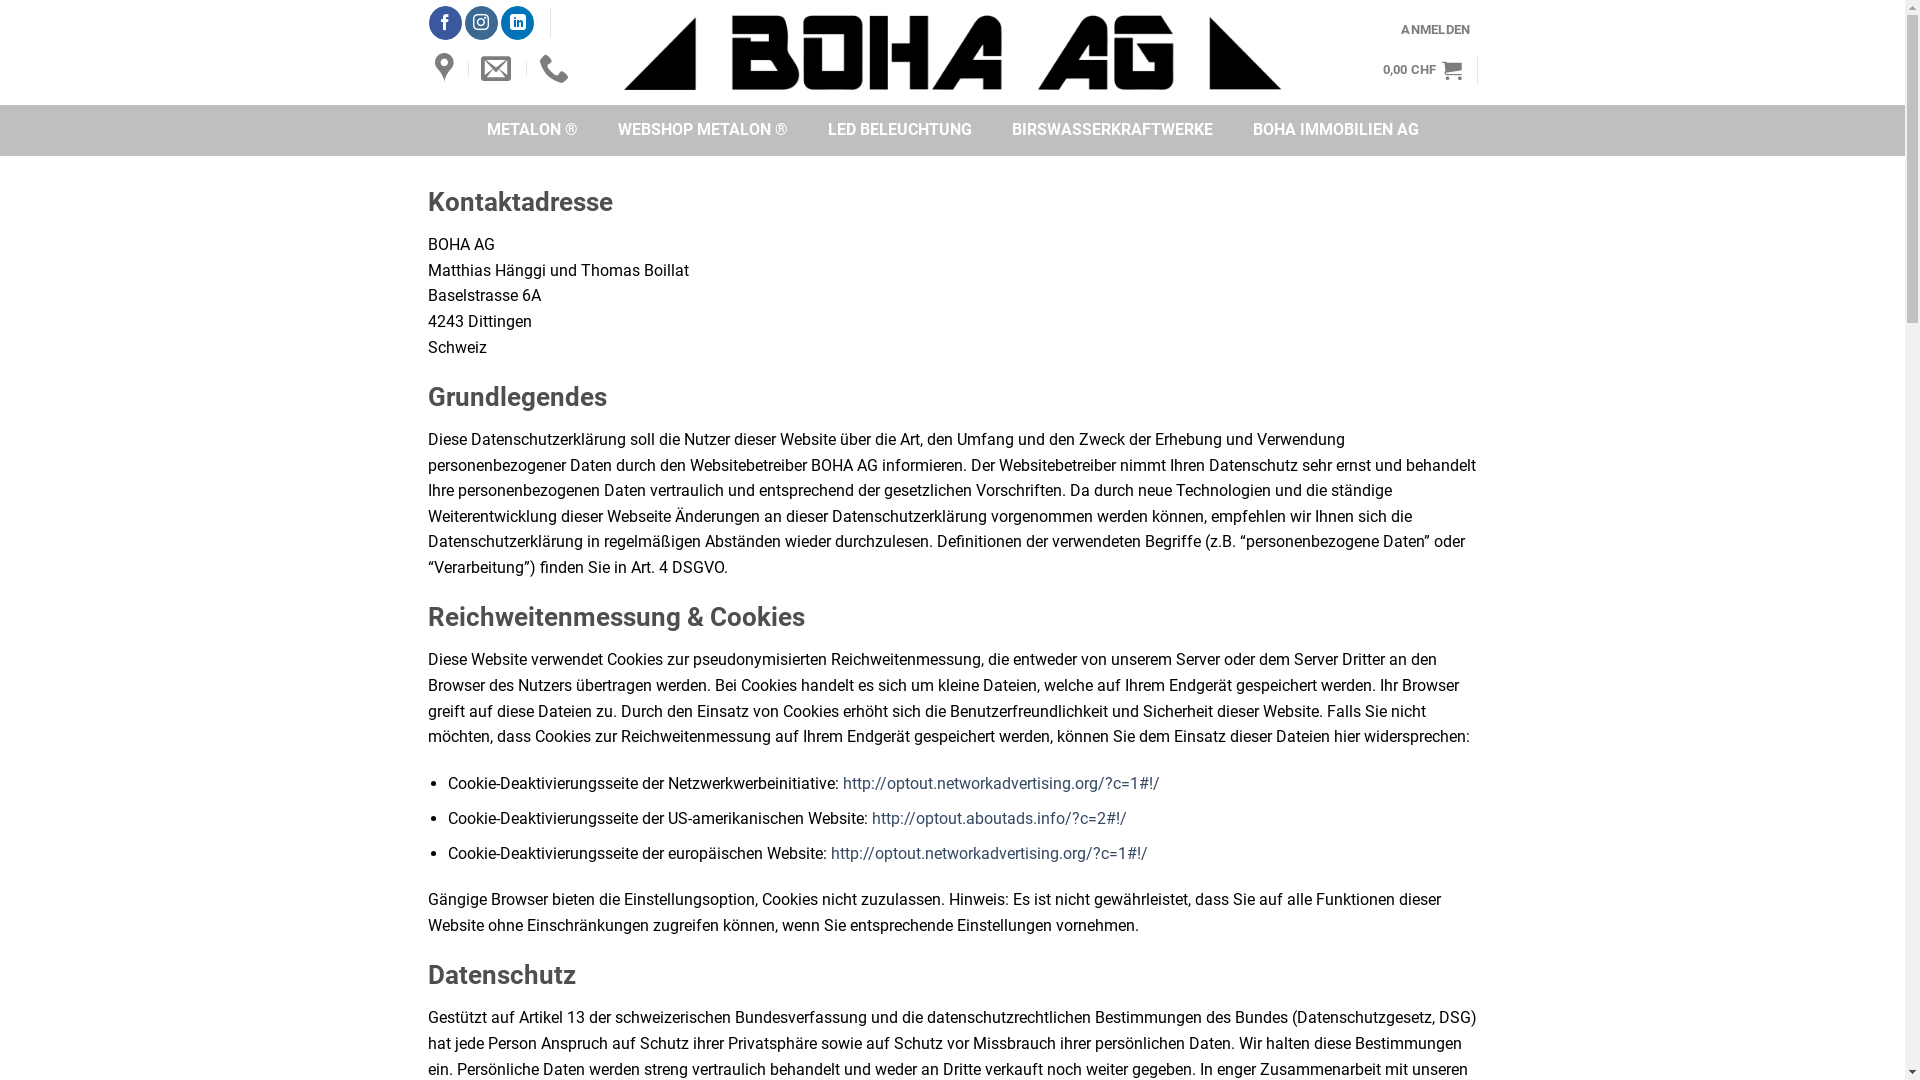  I want to click on 'BOHA IMMOBILIEN AG', so click(1334, 130).